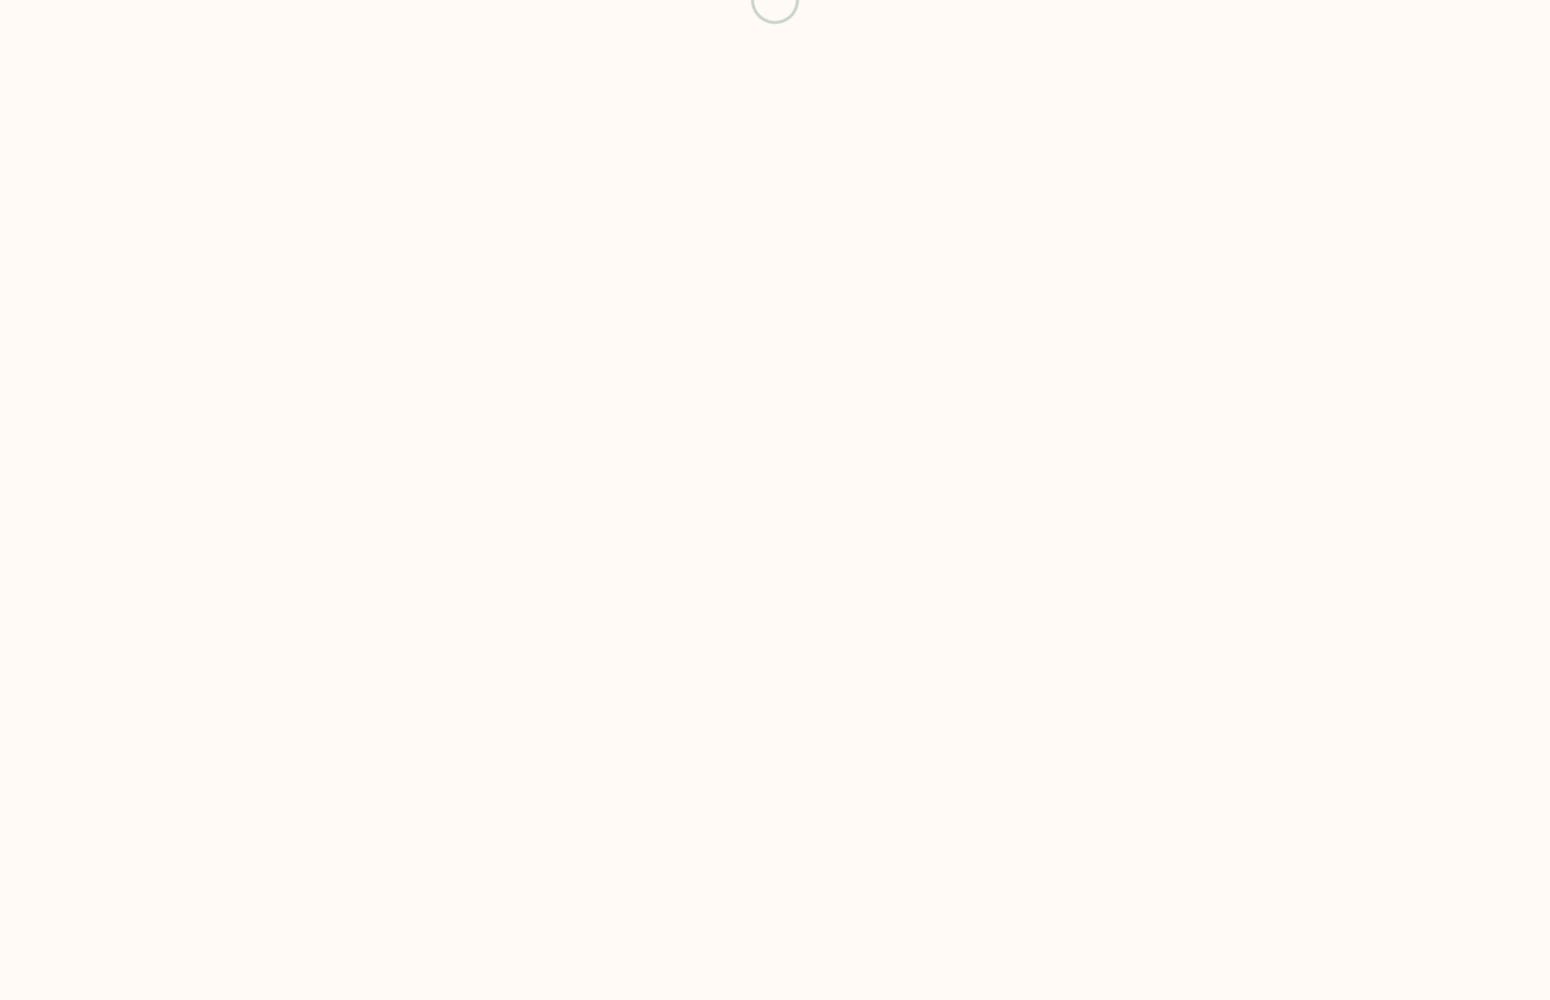 Image resolution: width=1550 pixels, height=1000 pixels. Describe the element at coordinates (351, 90) in the screenshot. I see `'24560 Dulles Landing Dr. Suite 170 Dulles, VA 20166'` at that location.